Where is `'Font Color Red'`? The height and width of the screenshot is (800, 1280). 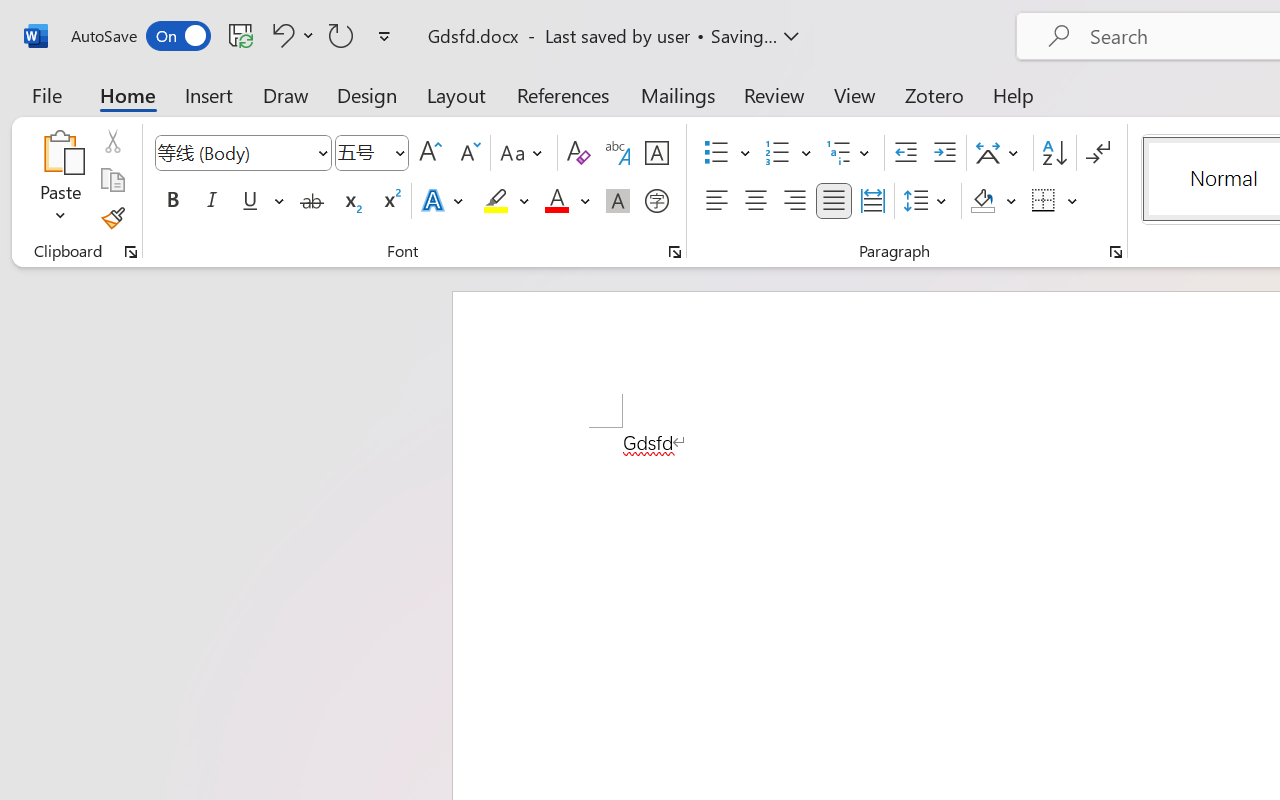
'Font Color Red' is located at coordinates (556, 201).